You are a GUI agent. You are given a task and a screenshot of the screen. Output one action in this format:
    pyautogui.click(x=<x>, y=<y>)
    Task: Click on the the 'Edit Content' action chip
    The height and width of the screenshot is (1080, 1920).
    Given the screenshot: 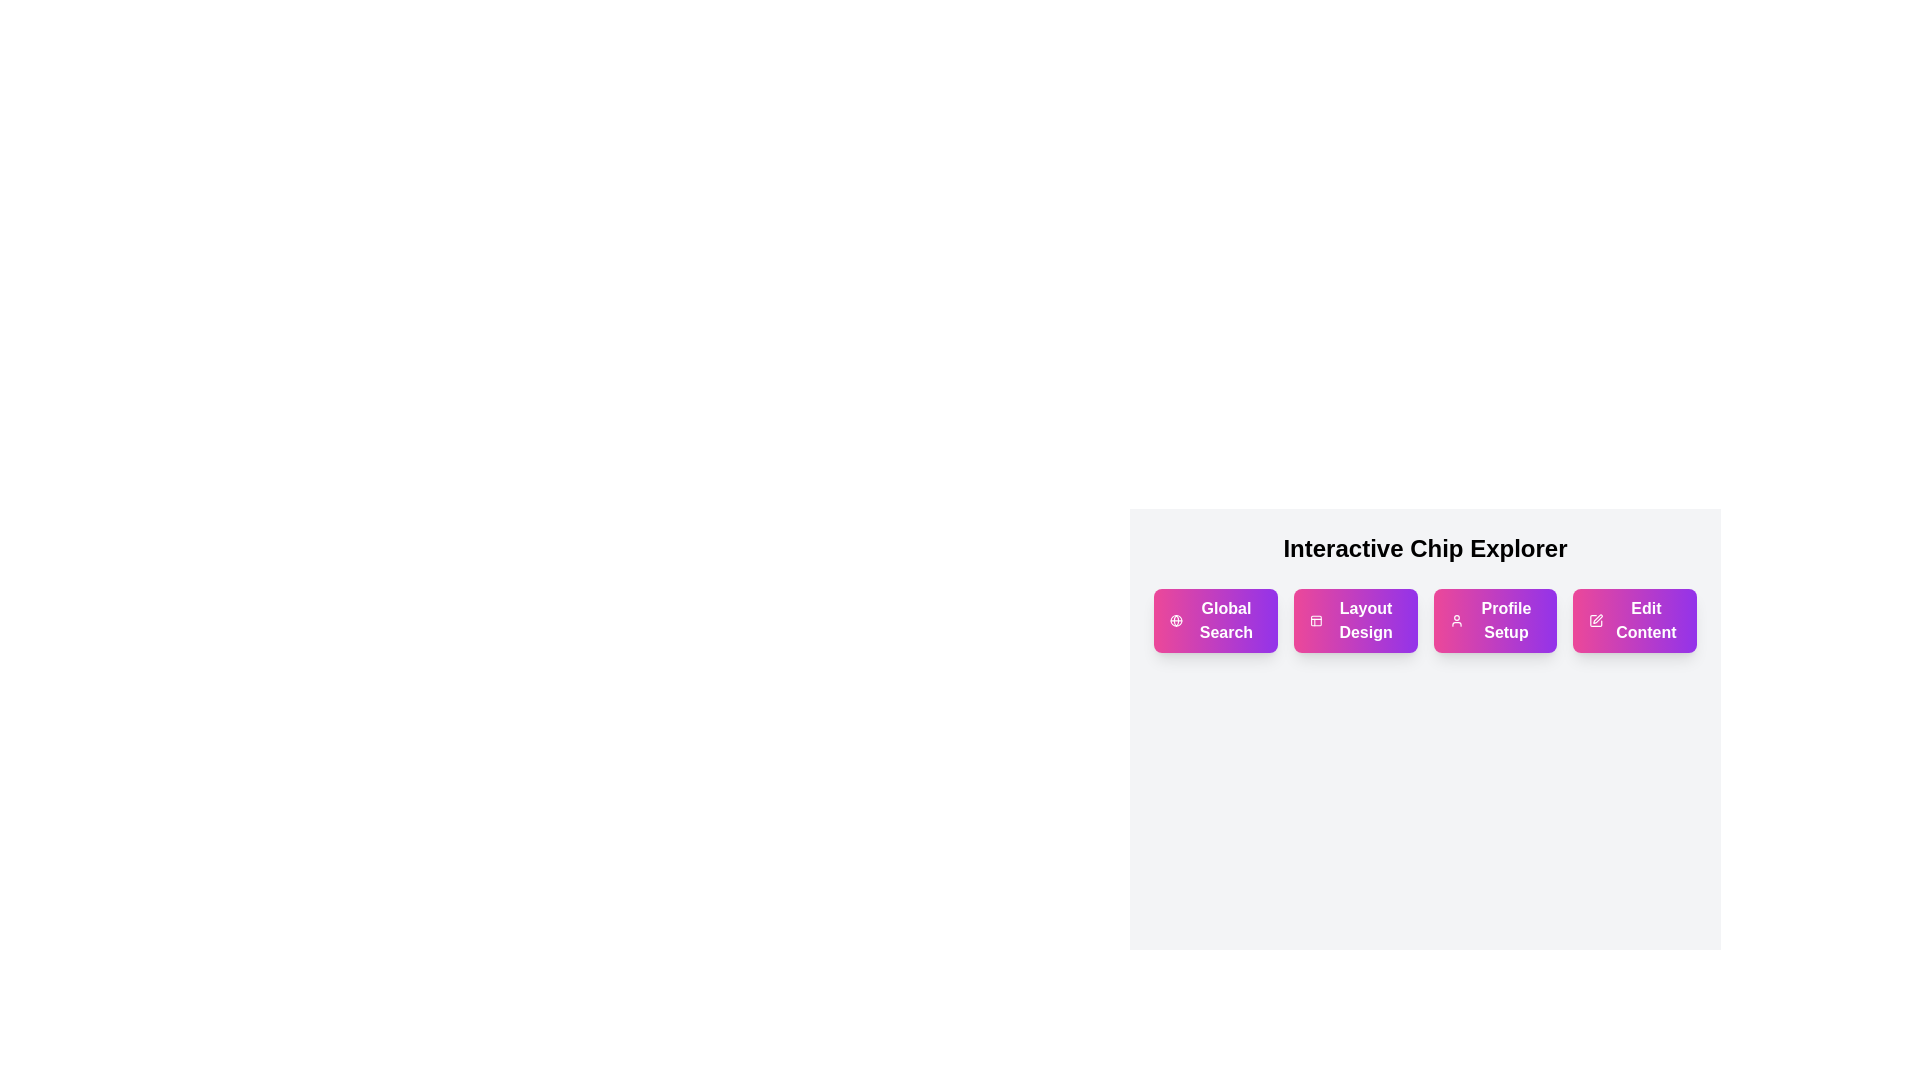 What is the action you would take?
    pyautogui.click(x=1635, y=620)
    